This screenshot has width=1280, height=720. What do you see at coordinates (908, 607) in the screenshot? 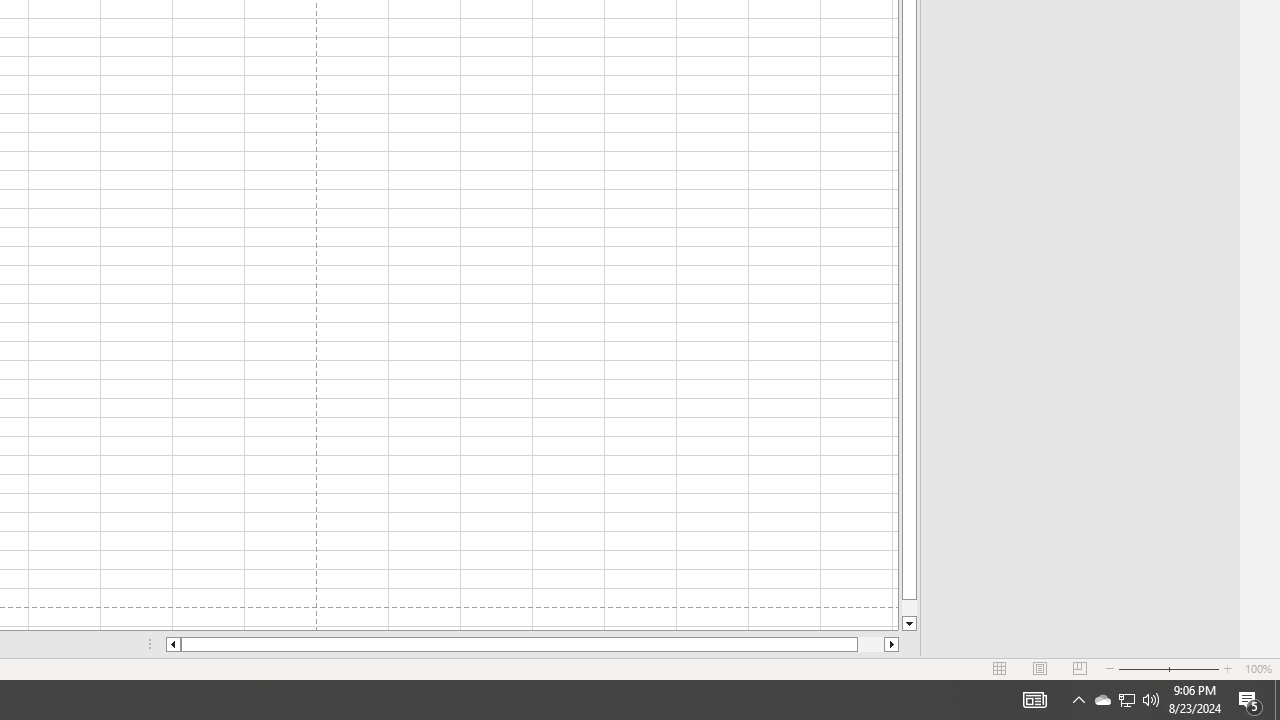
I see `'Page down'` at bounding box center [908, 607].